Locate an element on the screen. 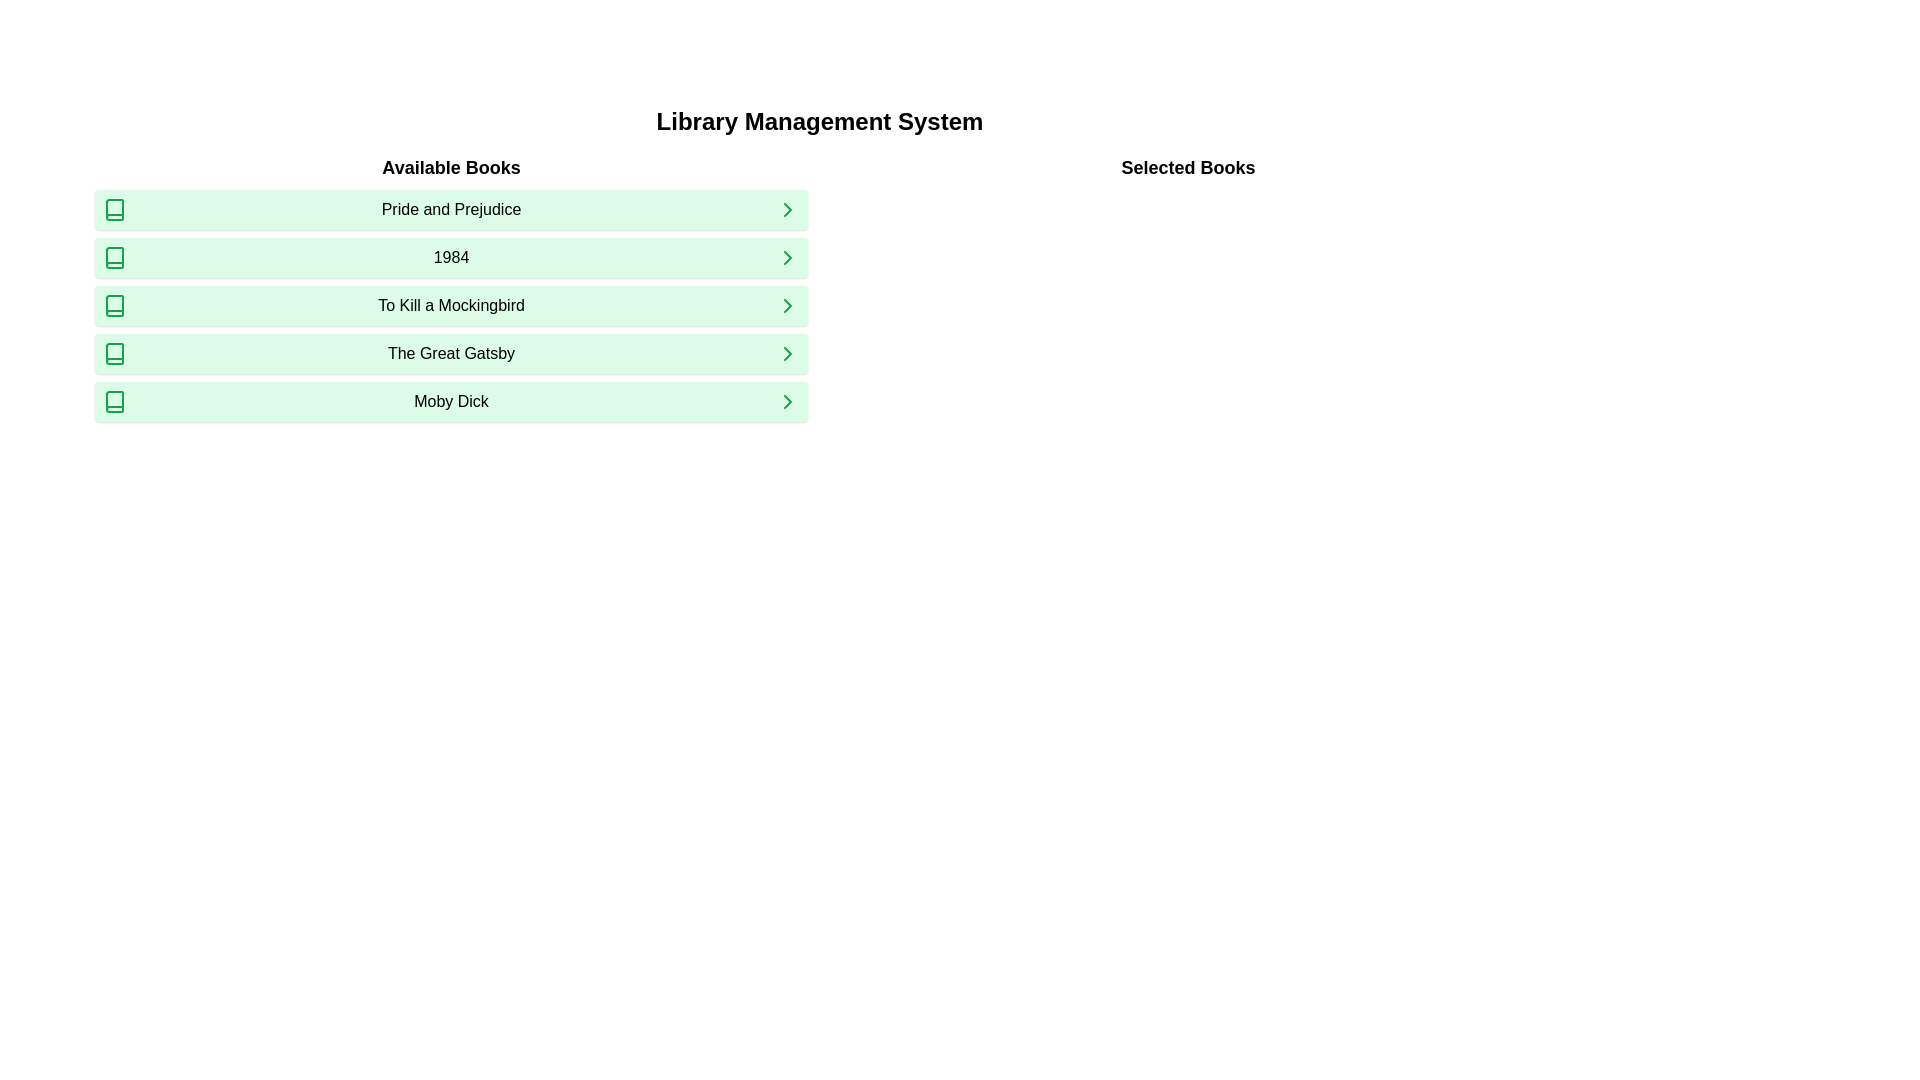 The width and height of the screenshot is (1920, 1080). the visual indicator icon related to the book title 'To Kill a Mockingbird', located in the third row of the 'Available Books' list, near the left side is located at coordinates (114, 305).